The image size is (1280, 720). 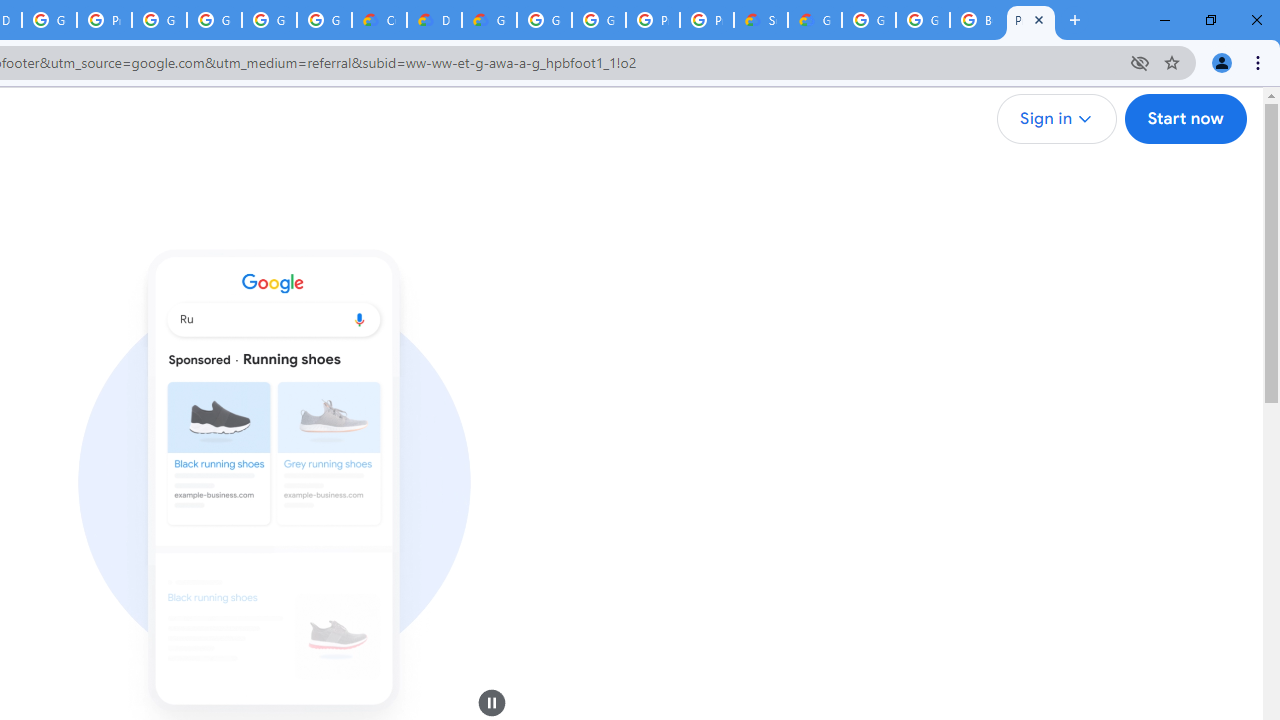 What do you see at coordinates (921, 20) in the screenshot?
I see `'Google Cloud Platform'` at bounding box center [921, 20].